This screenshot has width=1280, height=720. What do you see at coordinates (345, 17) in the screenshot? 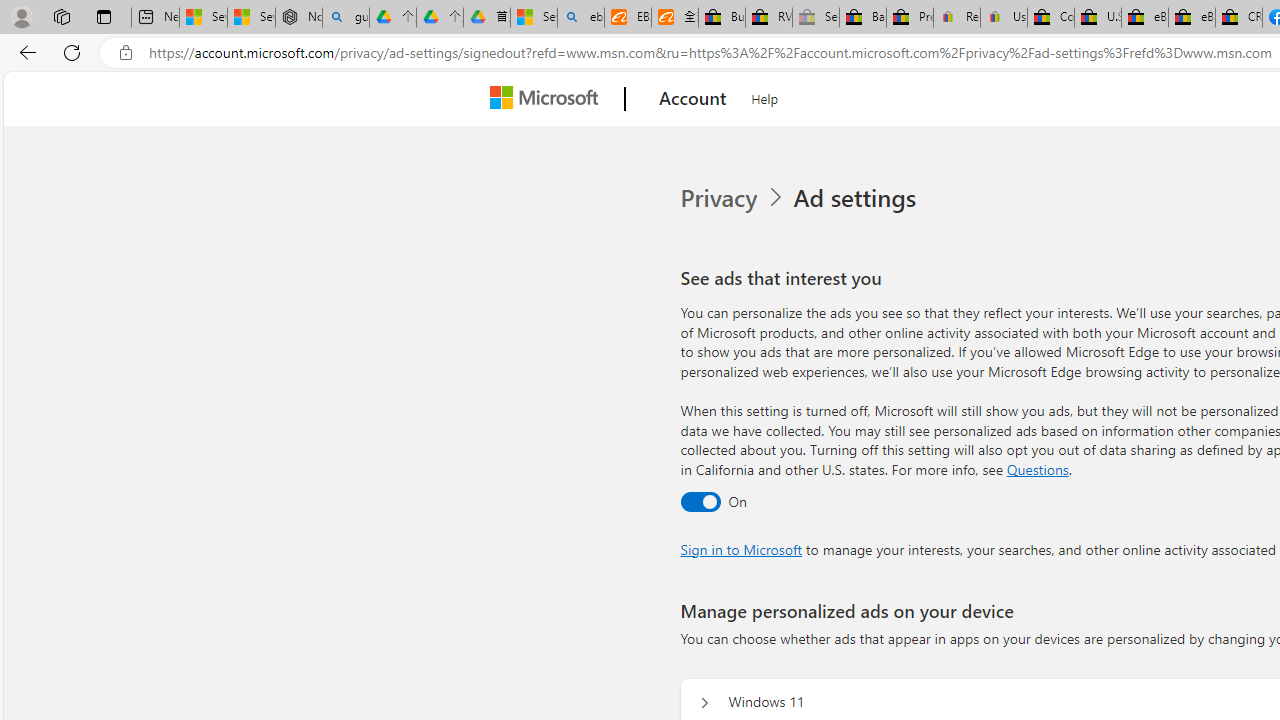
I see `'guge yunpan - Search'` at bounding box center [345, 17].